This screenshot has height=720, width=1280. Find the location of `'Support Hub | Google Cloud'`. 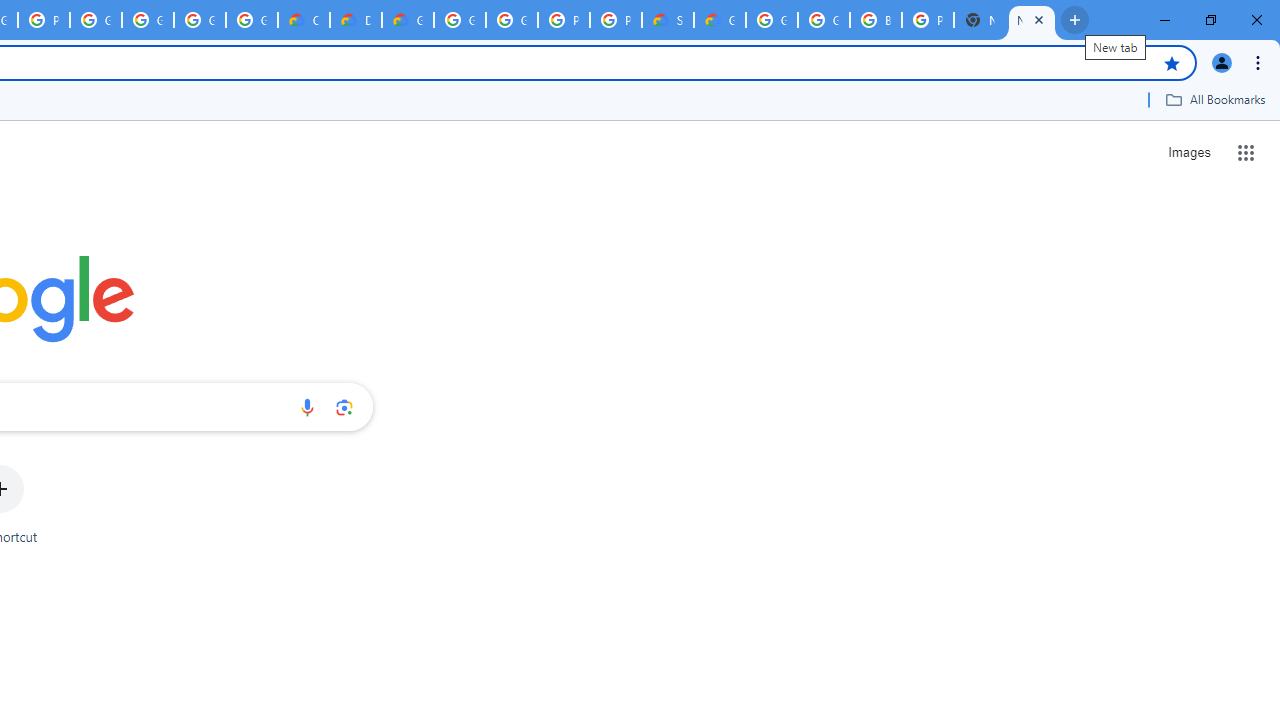

'Support Hub | Google Cloud' is located at coordinates (668, 20).